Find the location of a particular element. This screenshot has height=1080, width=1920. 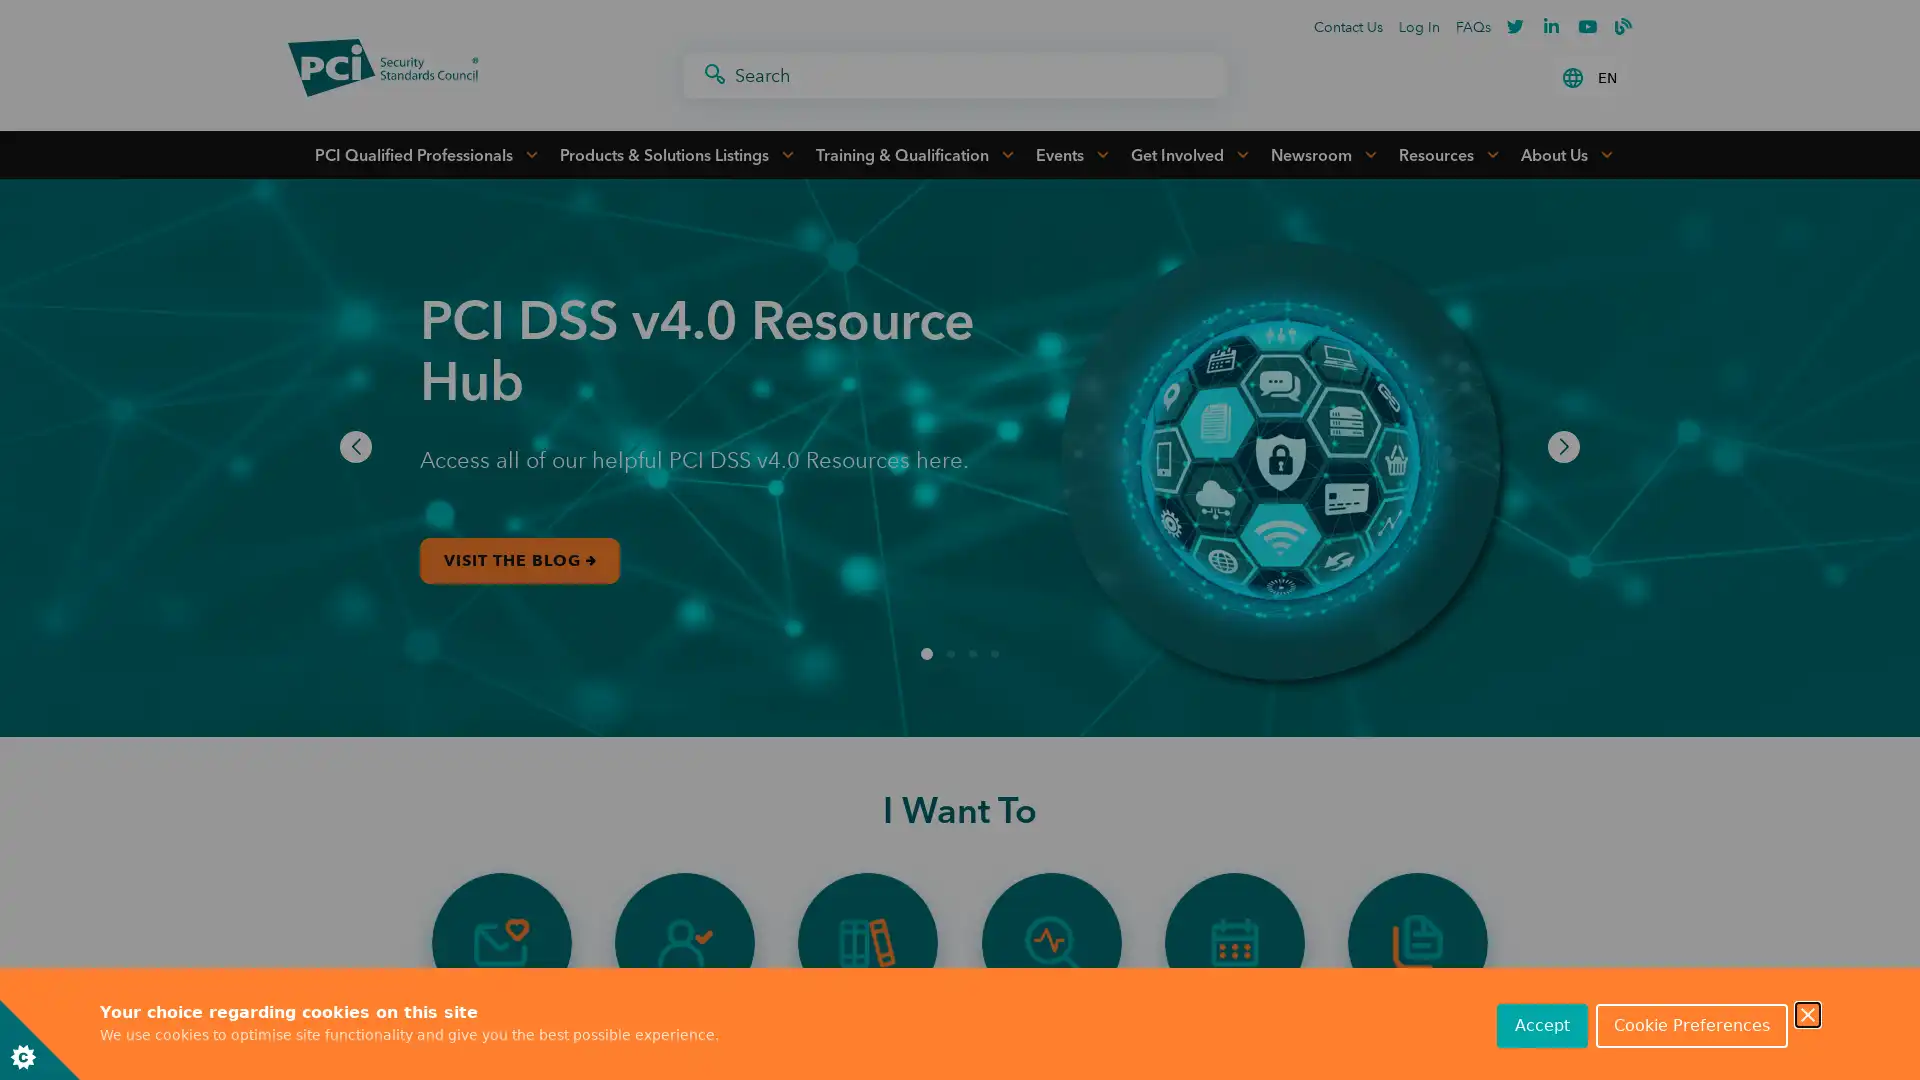

Go to slide 2 is located at coordinates (949, 654).